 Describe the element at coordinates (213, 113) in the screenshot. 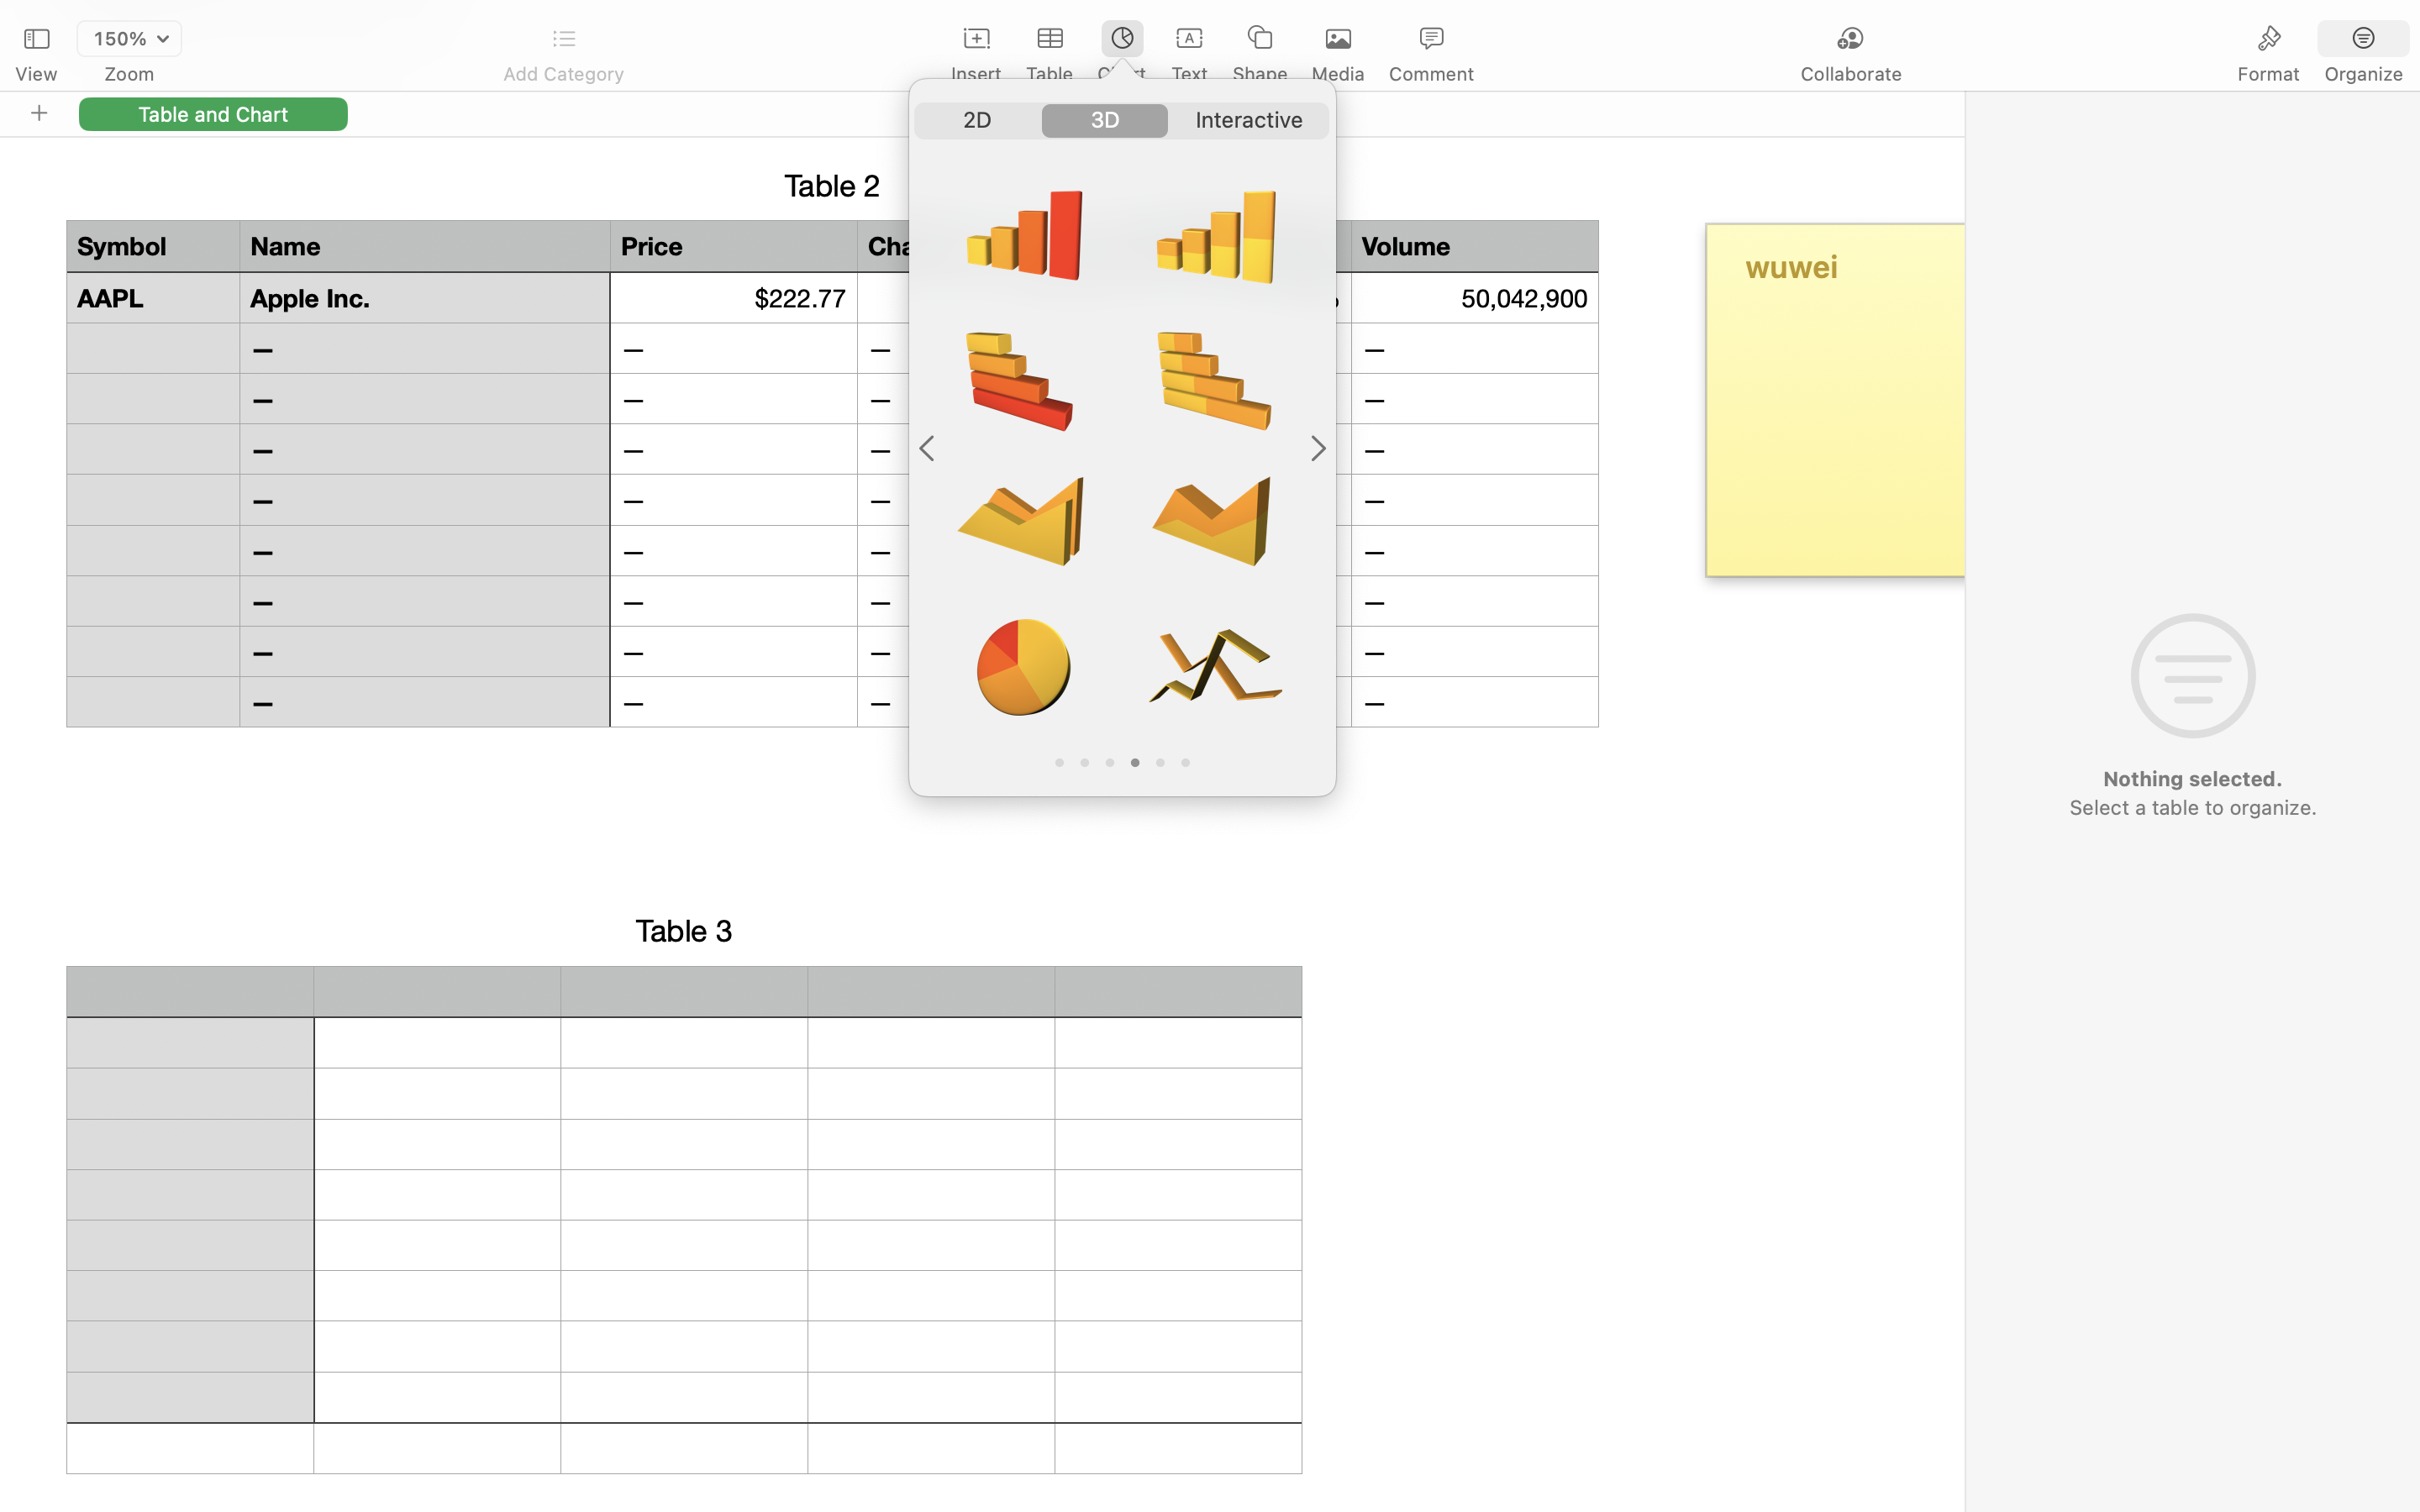

I see `'Table and Chart'` at that location.